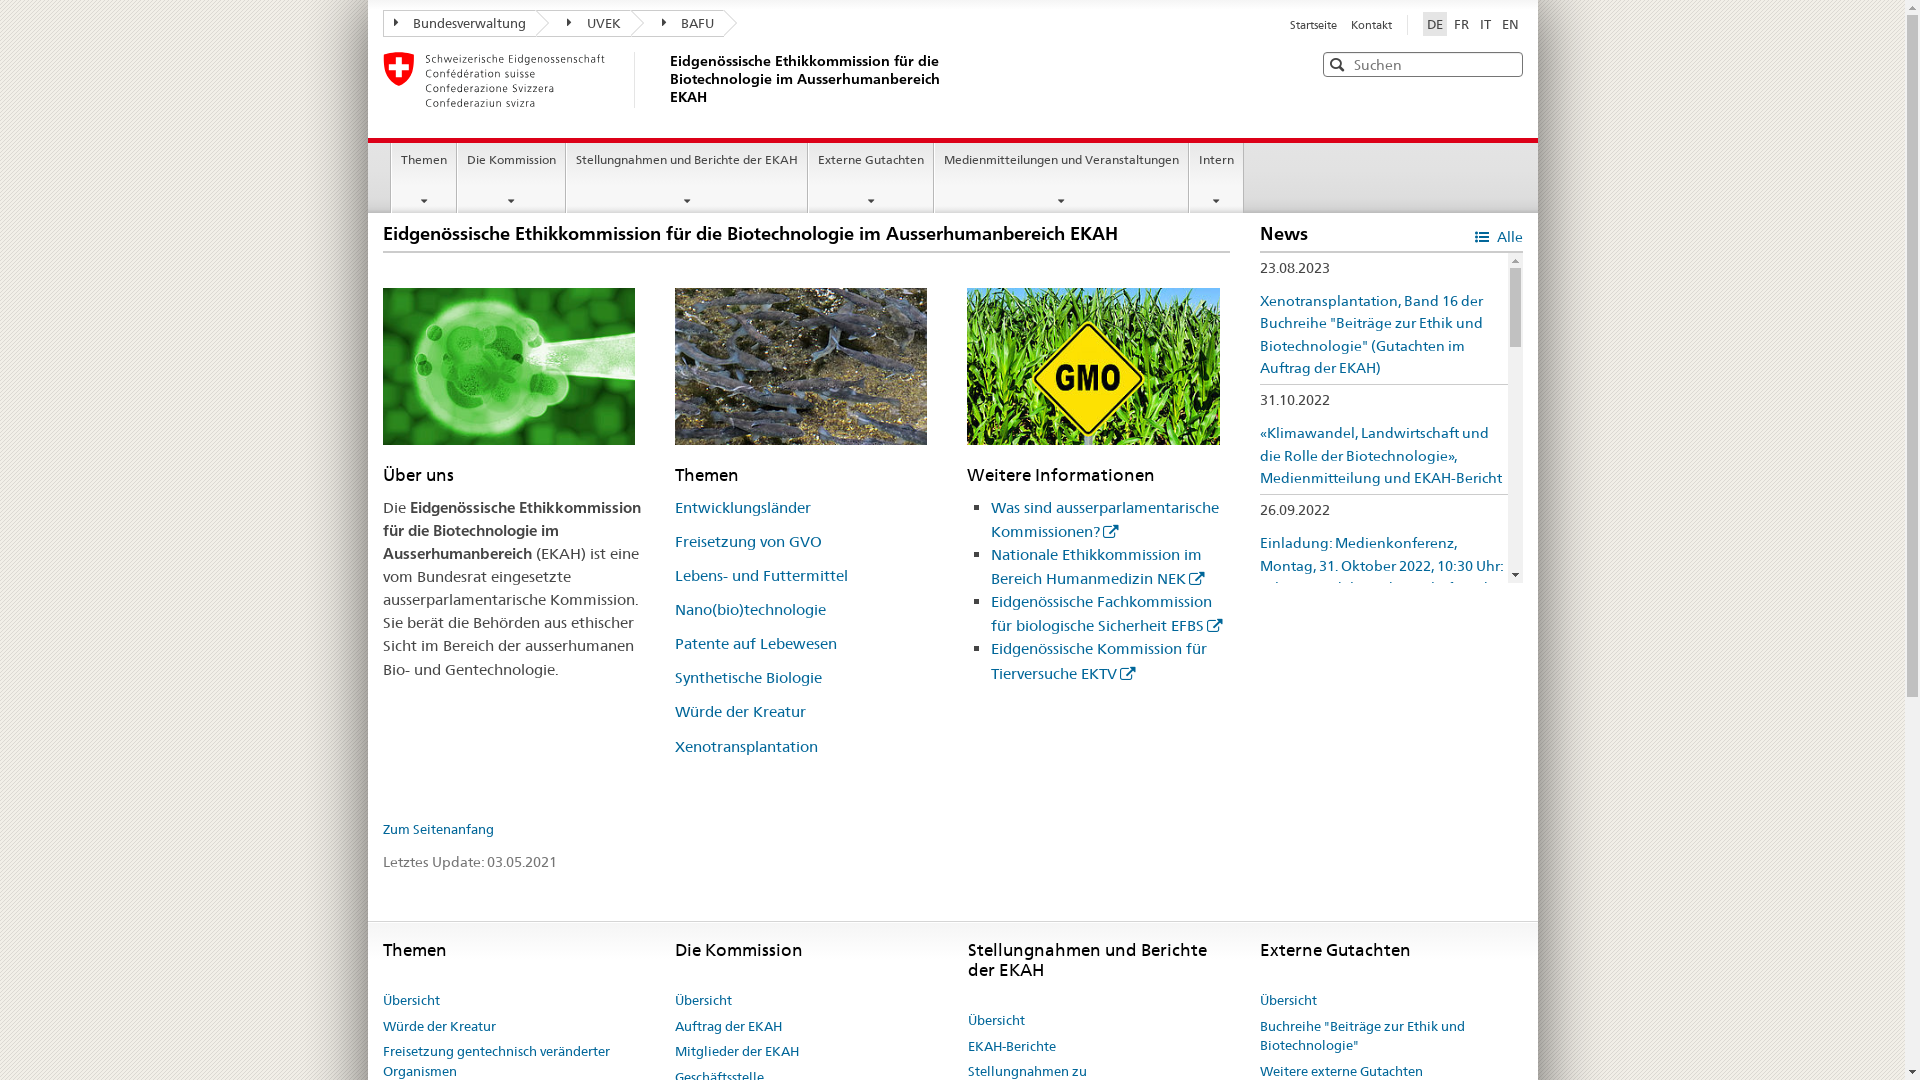 The image size is (1920, 1080). What do you see at coordinates (1497, 234) in the screenshot?
I see `'Alle'` at bounding box center [1497, 234].